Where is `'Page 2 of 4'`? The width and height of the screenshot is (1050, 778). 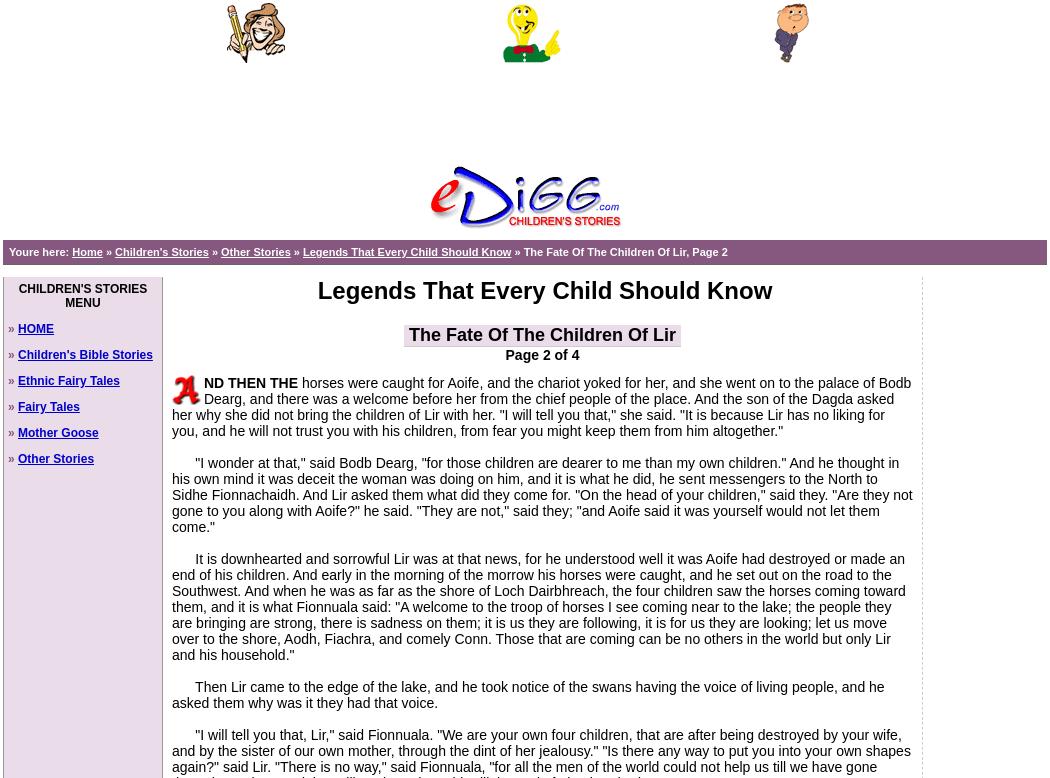 'Page 2 of 4' is located at coordinates (504, 354).